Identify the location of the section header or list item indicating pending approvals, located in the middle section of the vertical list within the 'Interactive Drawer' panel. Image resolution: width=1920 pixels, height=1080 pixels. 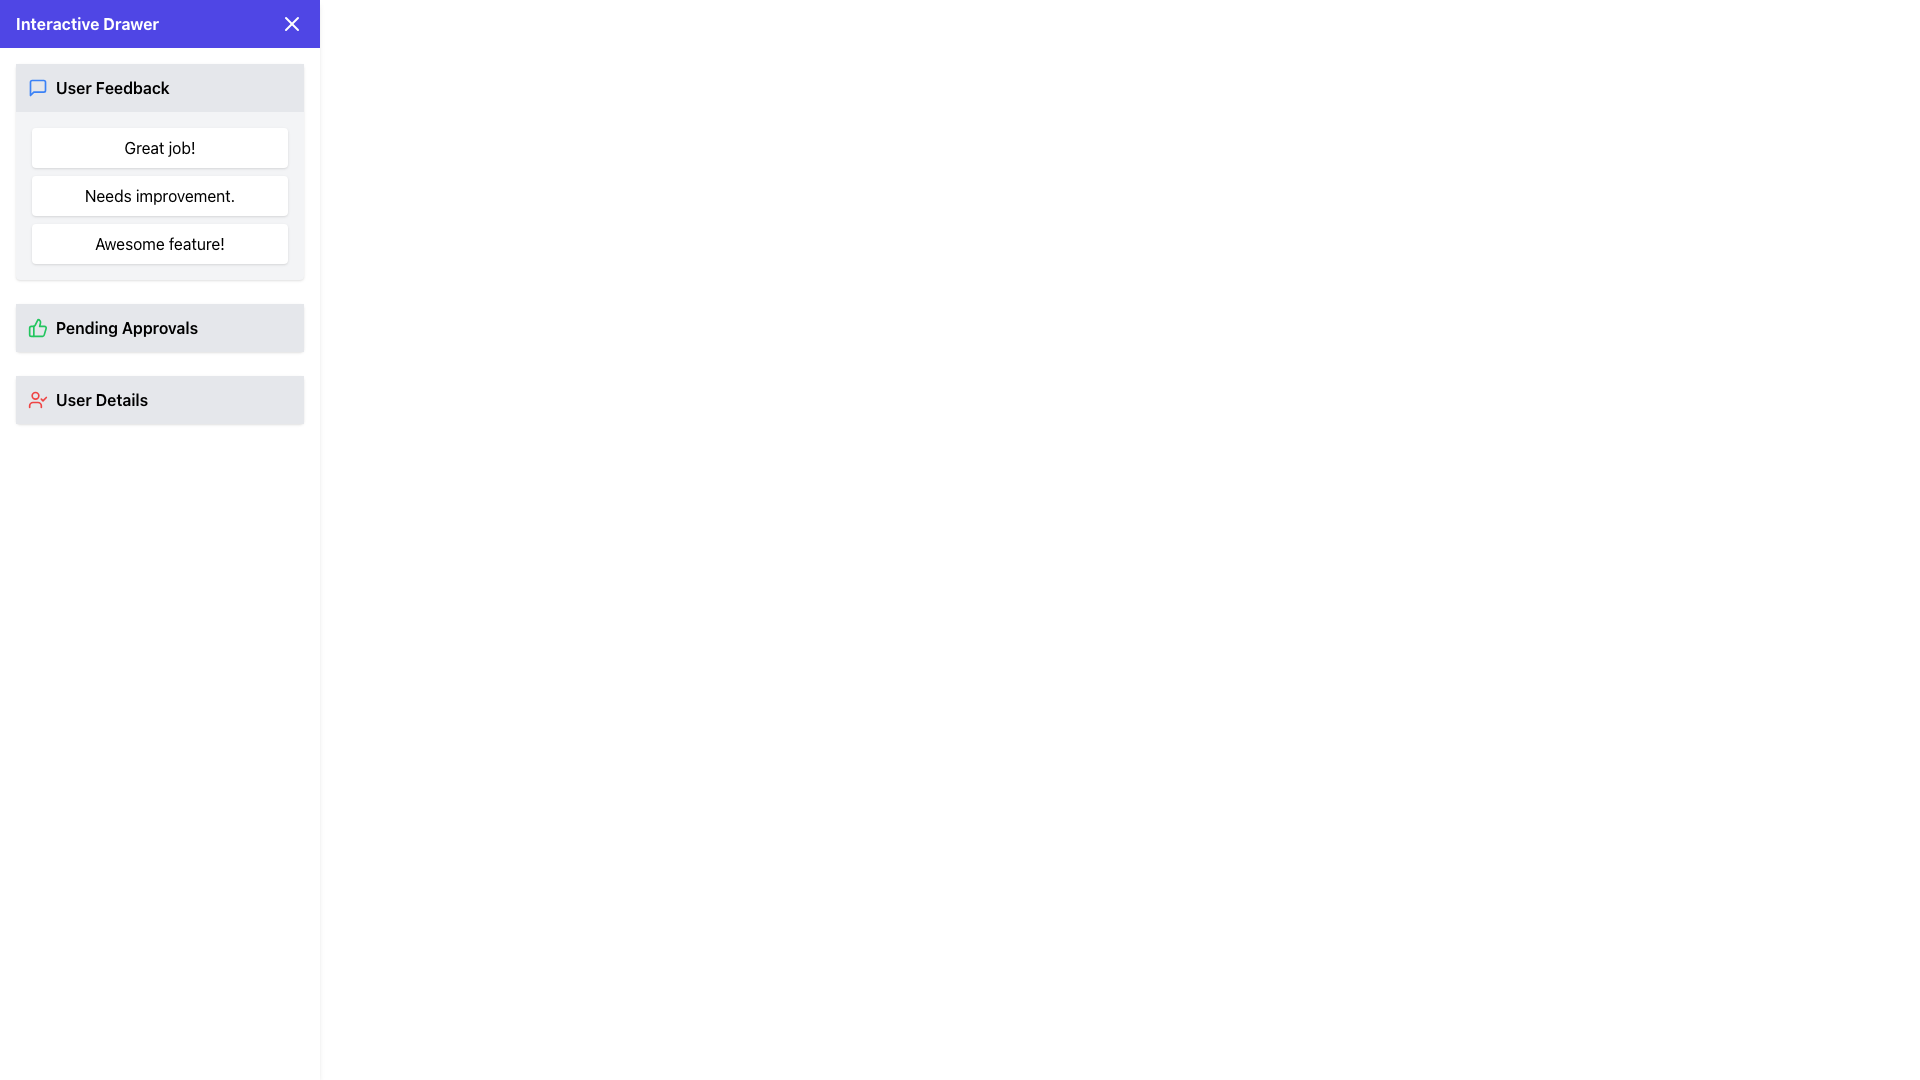
(158, 326).